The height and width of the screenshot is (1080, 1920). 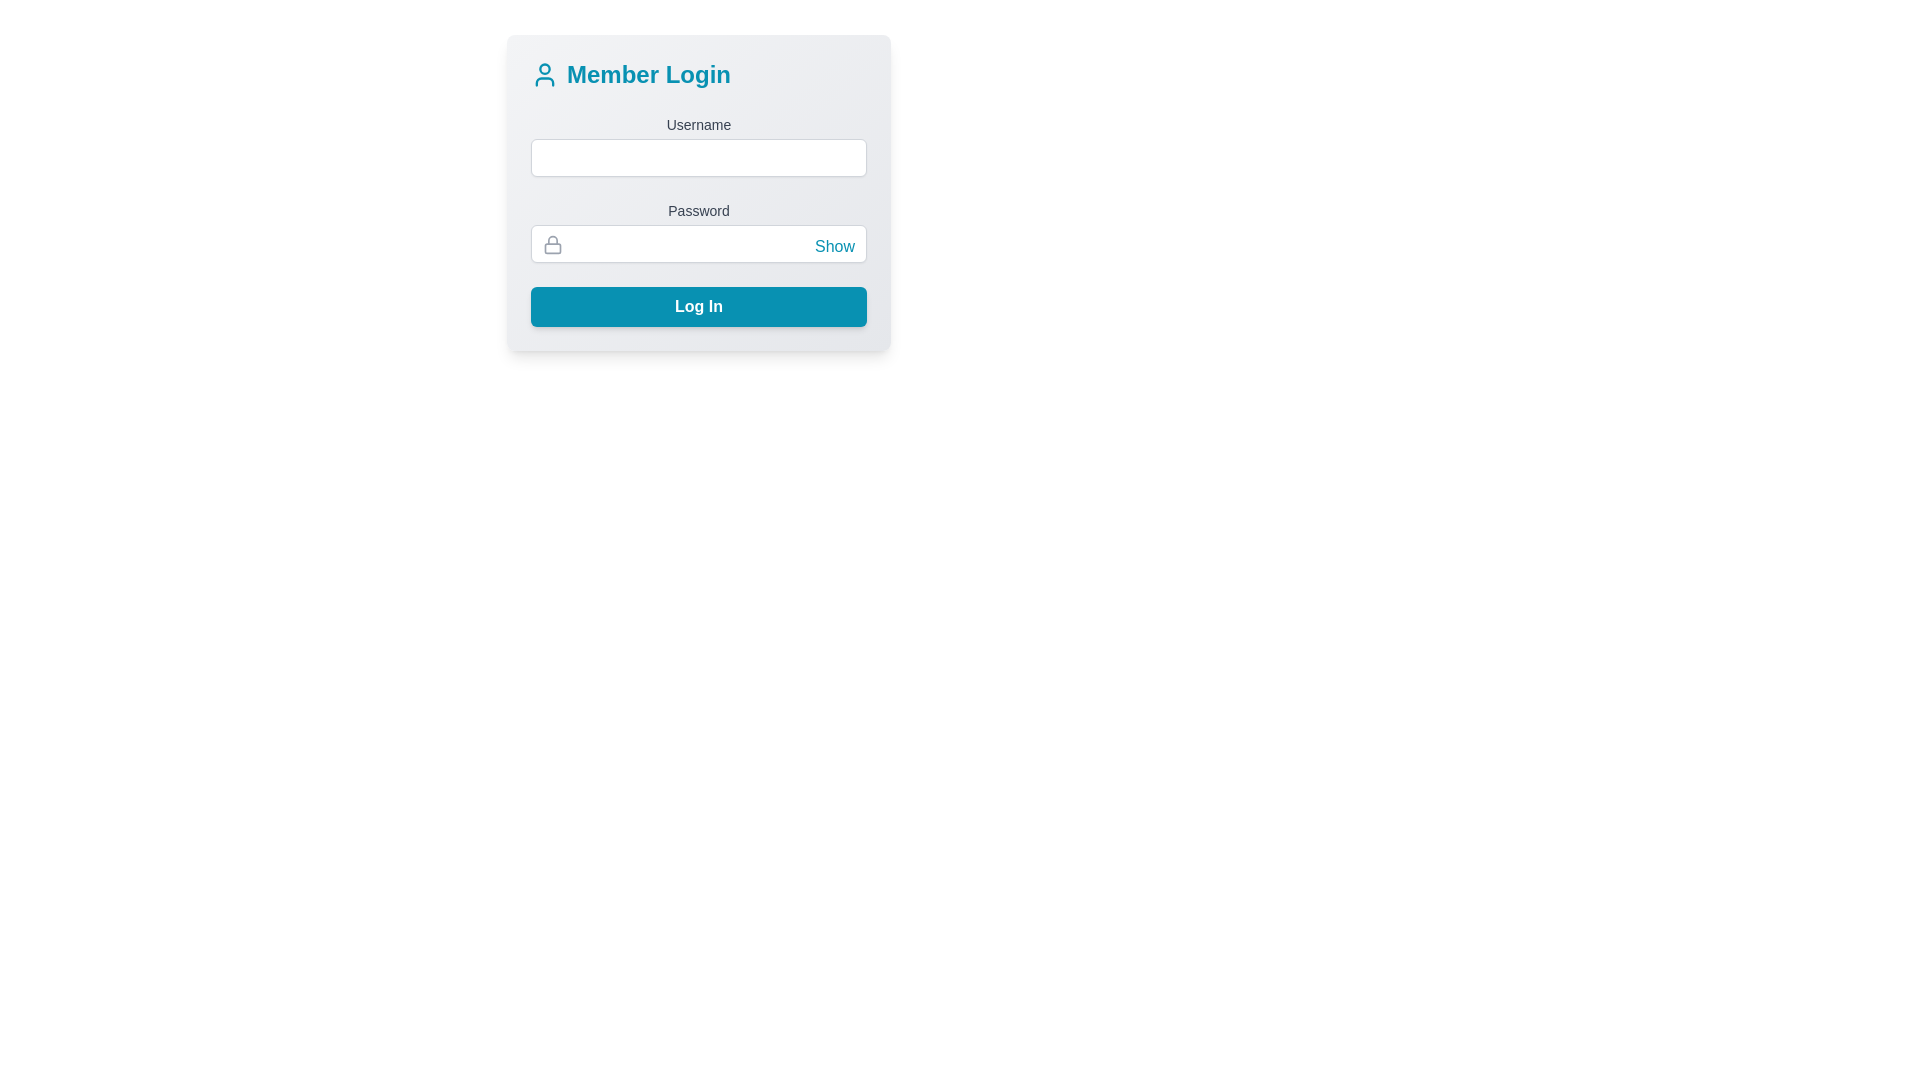 What do you see at coordinates (552, 247) in the screenshot?
I see `the lower part of the lock icon, which signifies security for the password input field in the login form, located to the left of the password input field` at bounding box center [552, 247].